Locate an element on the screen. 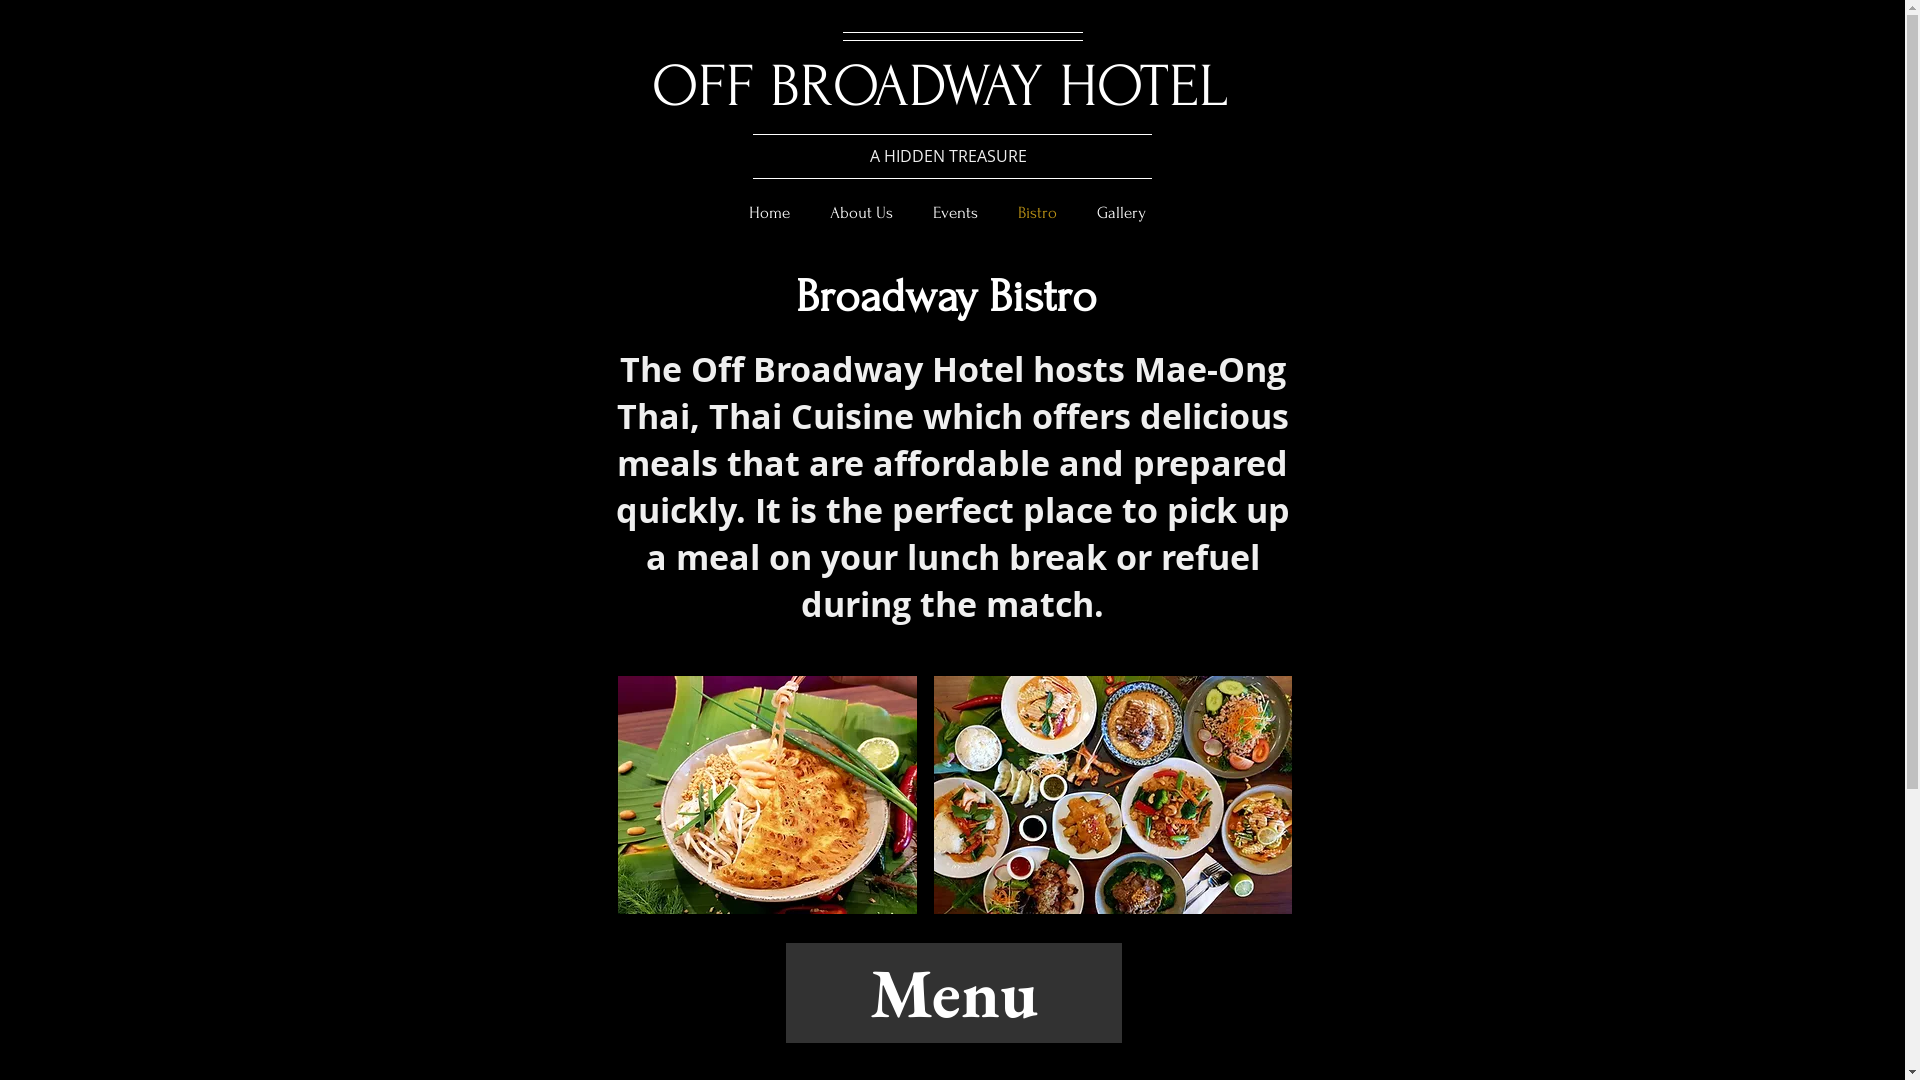 The width and height of the screenshot is (1920, 1080). 'Bistro' is located at coordinates (1037, 212).